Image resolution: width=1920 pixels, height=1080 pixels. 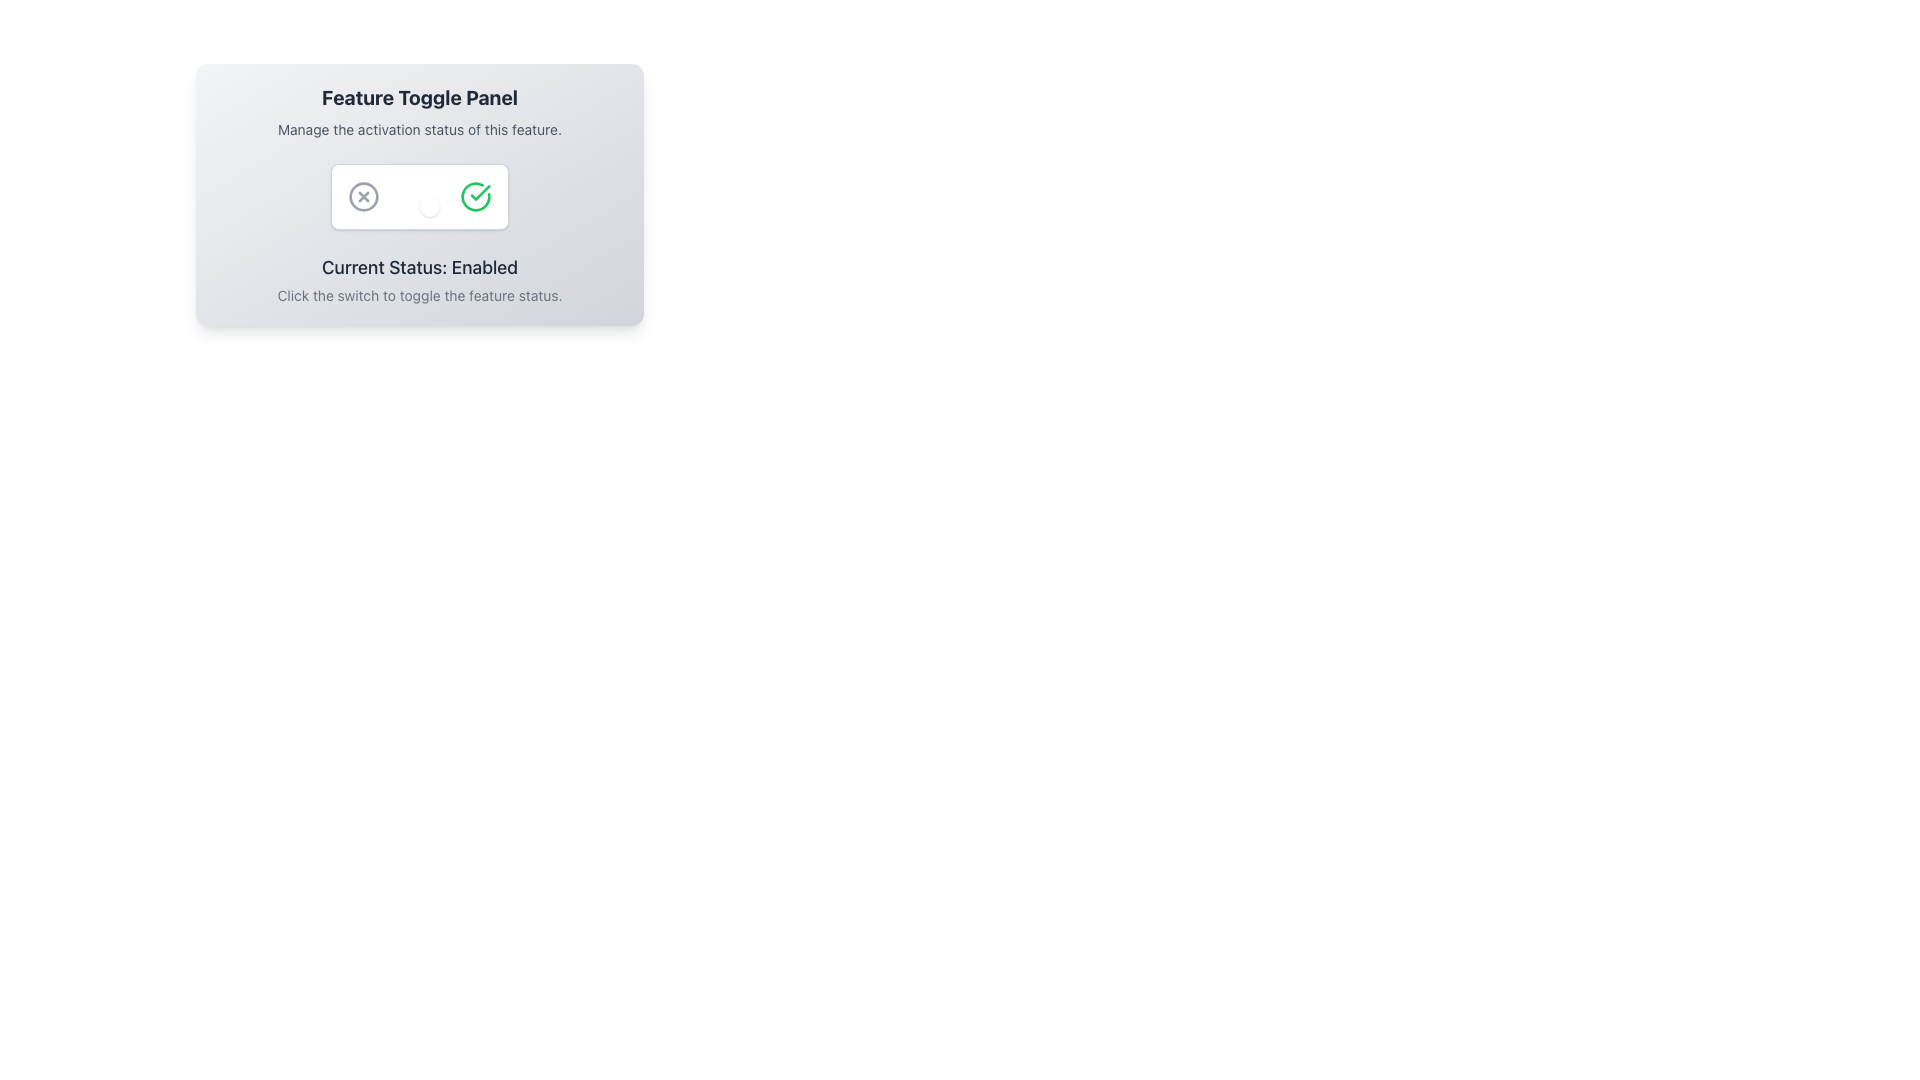 What do you see at coordinates (418, 266) in the screenshot?
I see `text label displaying 'Current Status: Enabled' to understand the status of the toggle switch` at bounding box center [418, 266].